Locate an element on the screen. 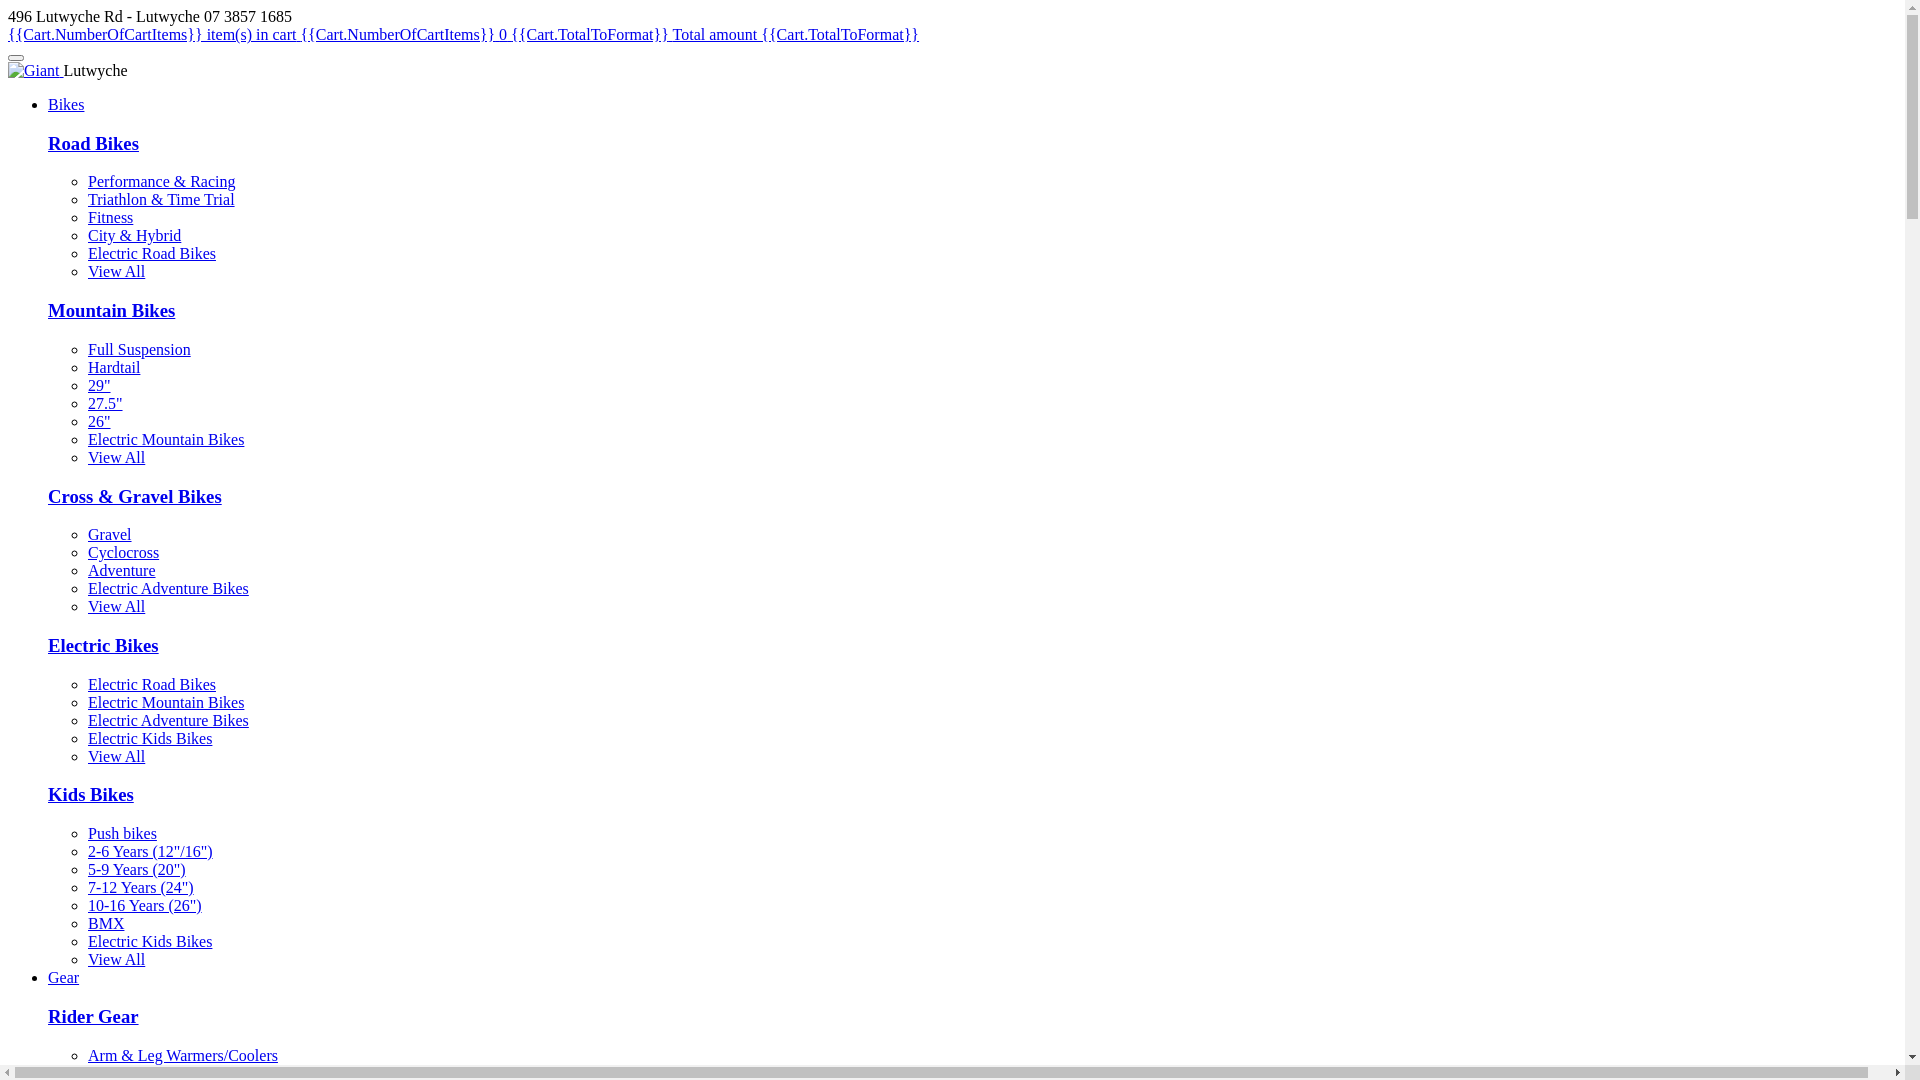  '27.5"' is located at coordinates (104, 403).